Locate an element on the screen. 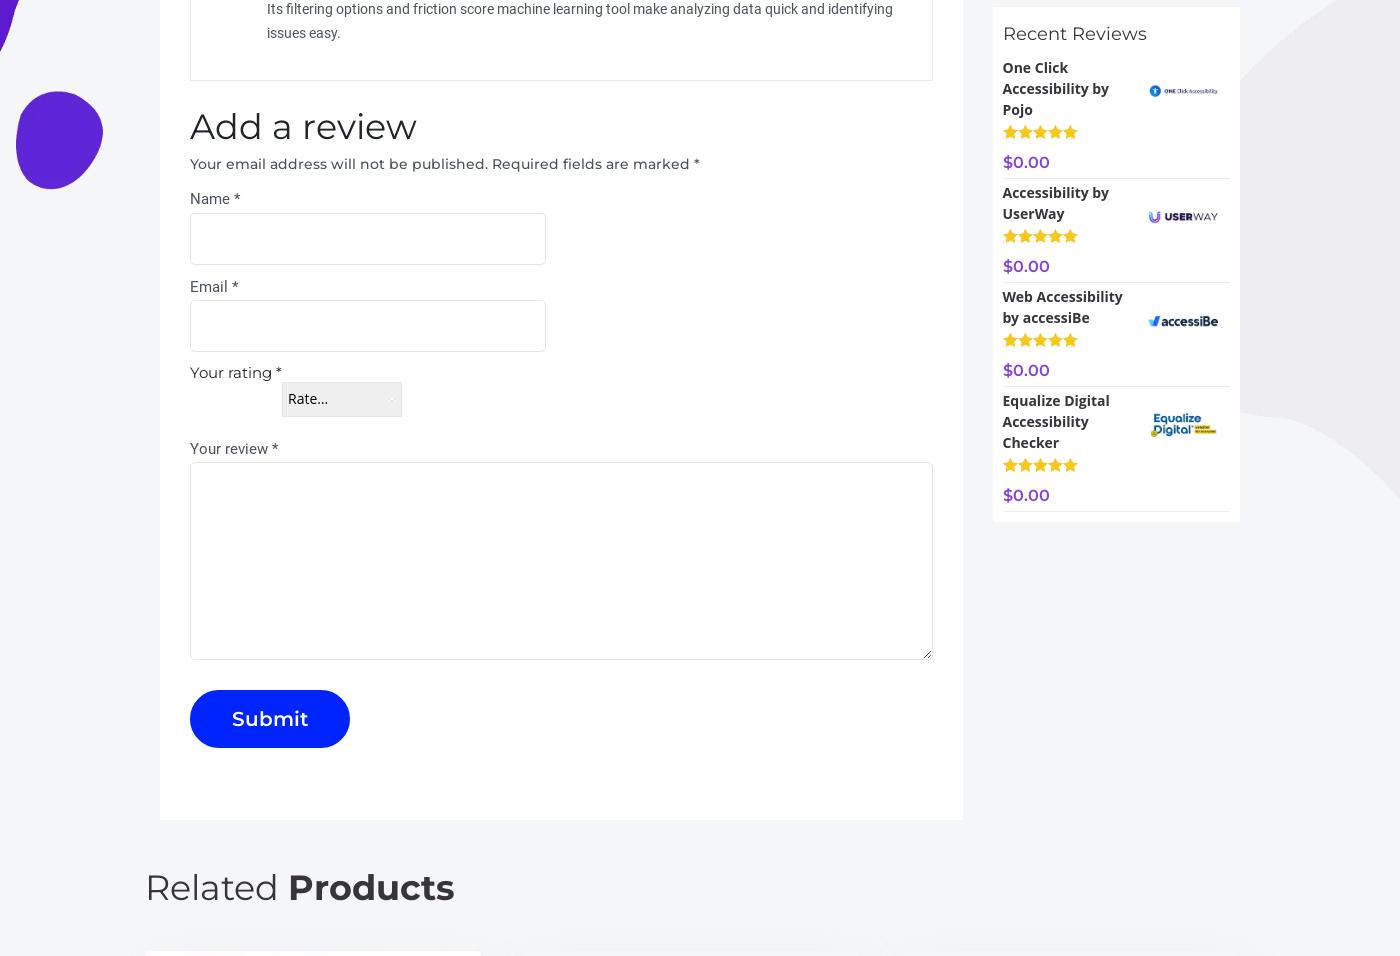  'Email' is located at coordinates (189, 285).